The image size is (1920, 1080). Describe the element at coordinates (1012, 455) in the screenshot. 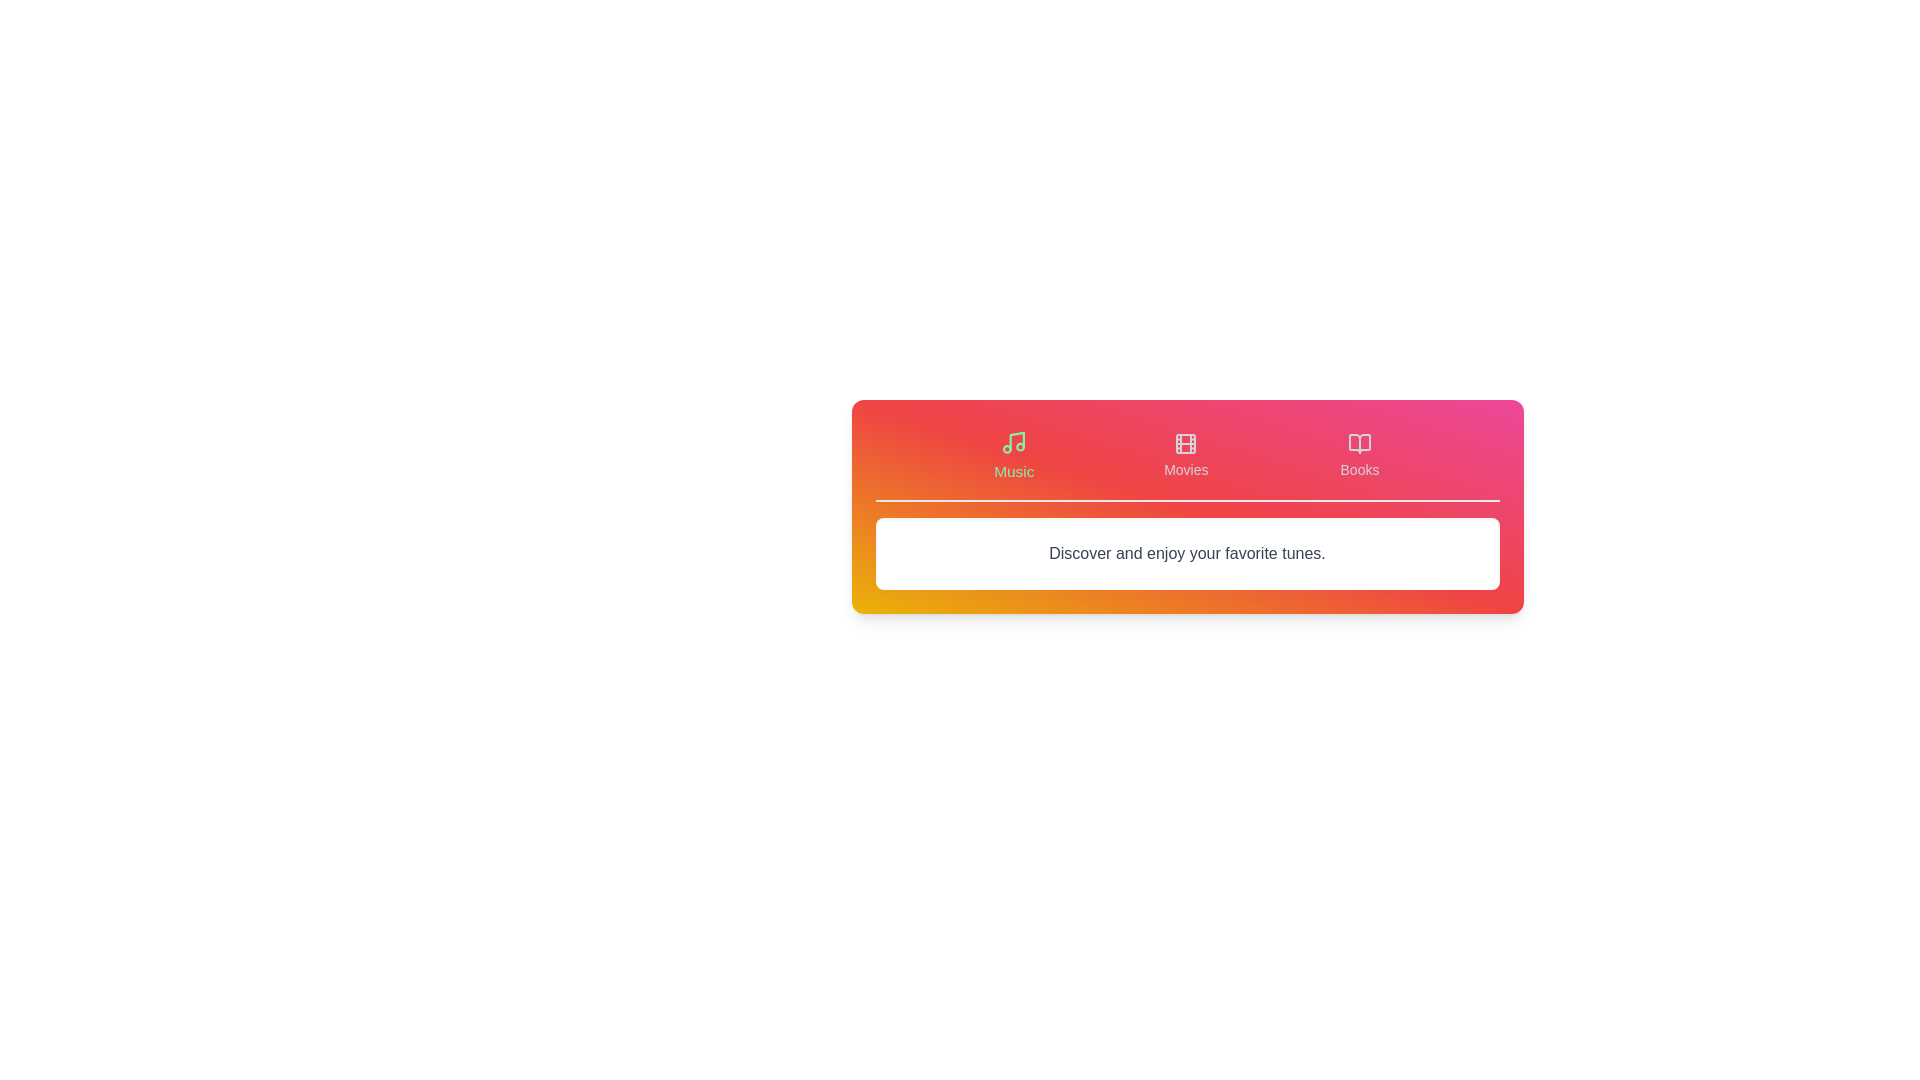

I see `the Music tab to view its content` at that location.